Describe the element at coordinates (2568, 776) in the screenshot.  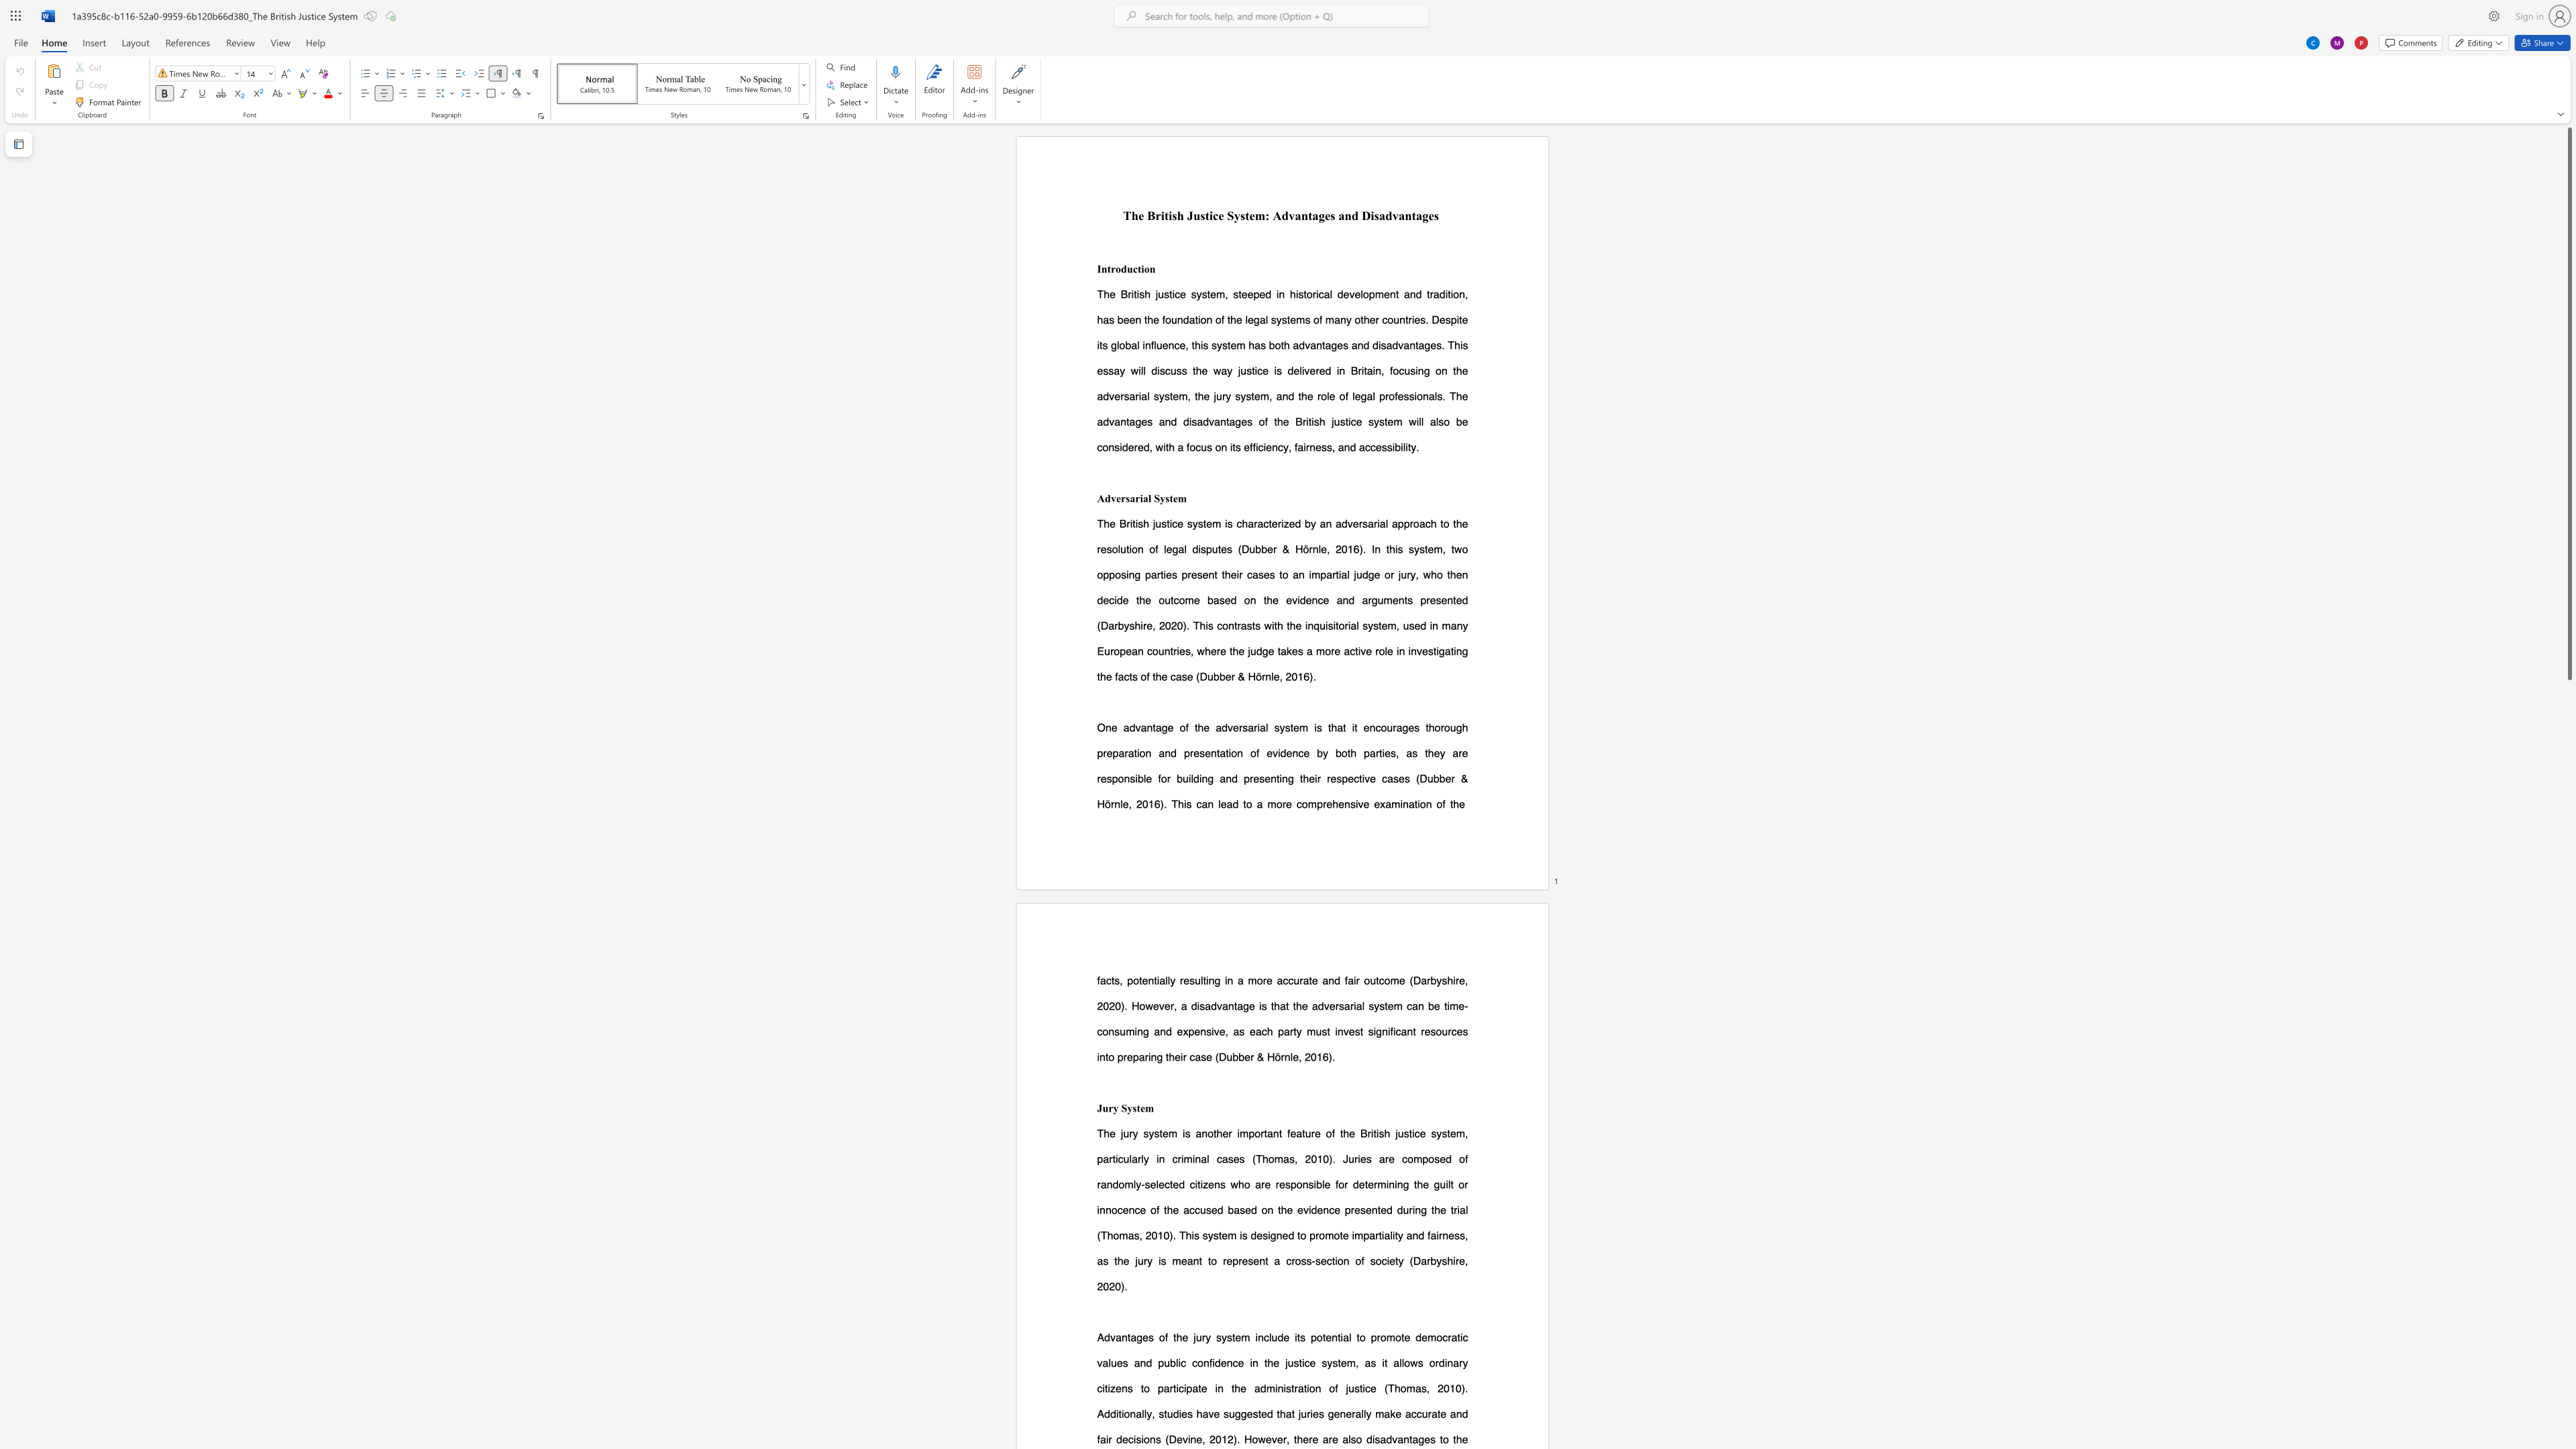
I see `the scrollbar to scroll downward` at that location.